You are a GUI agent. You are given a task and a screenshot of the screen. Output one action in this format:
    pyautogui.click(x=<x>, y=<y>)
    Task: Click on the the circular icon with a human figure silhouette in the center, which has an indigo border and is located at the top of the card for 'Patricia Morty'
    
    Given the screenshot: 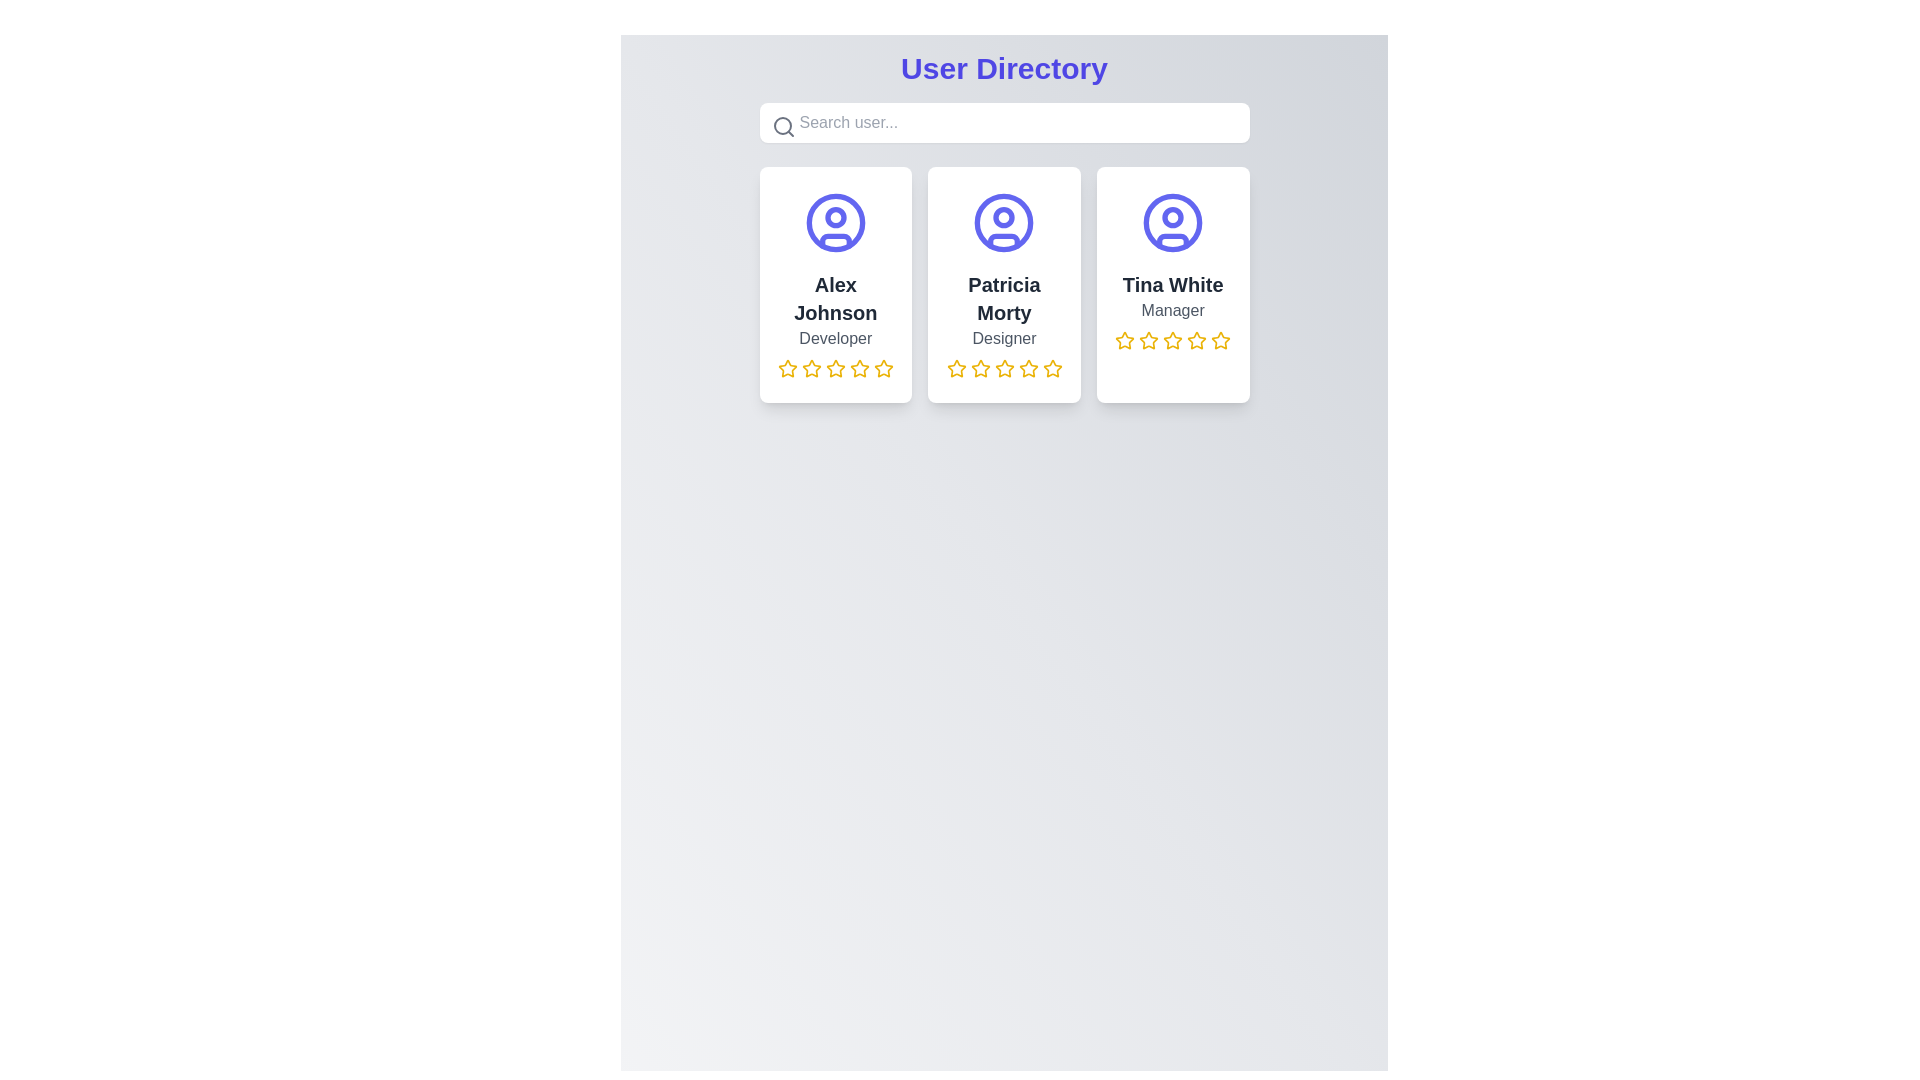 What is the action you would take?
    pyautogui.click(x=1004, y=223)
    